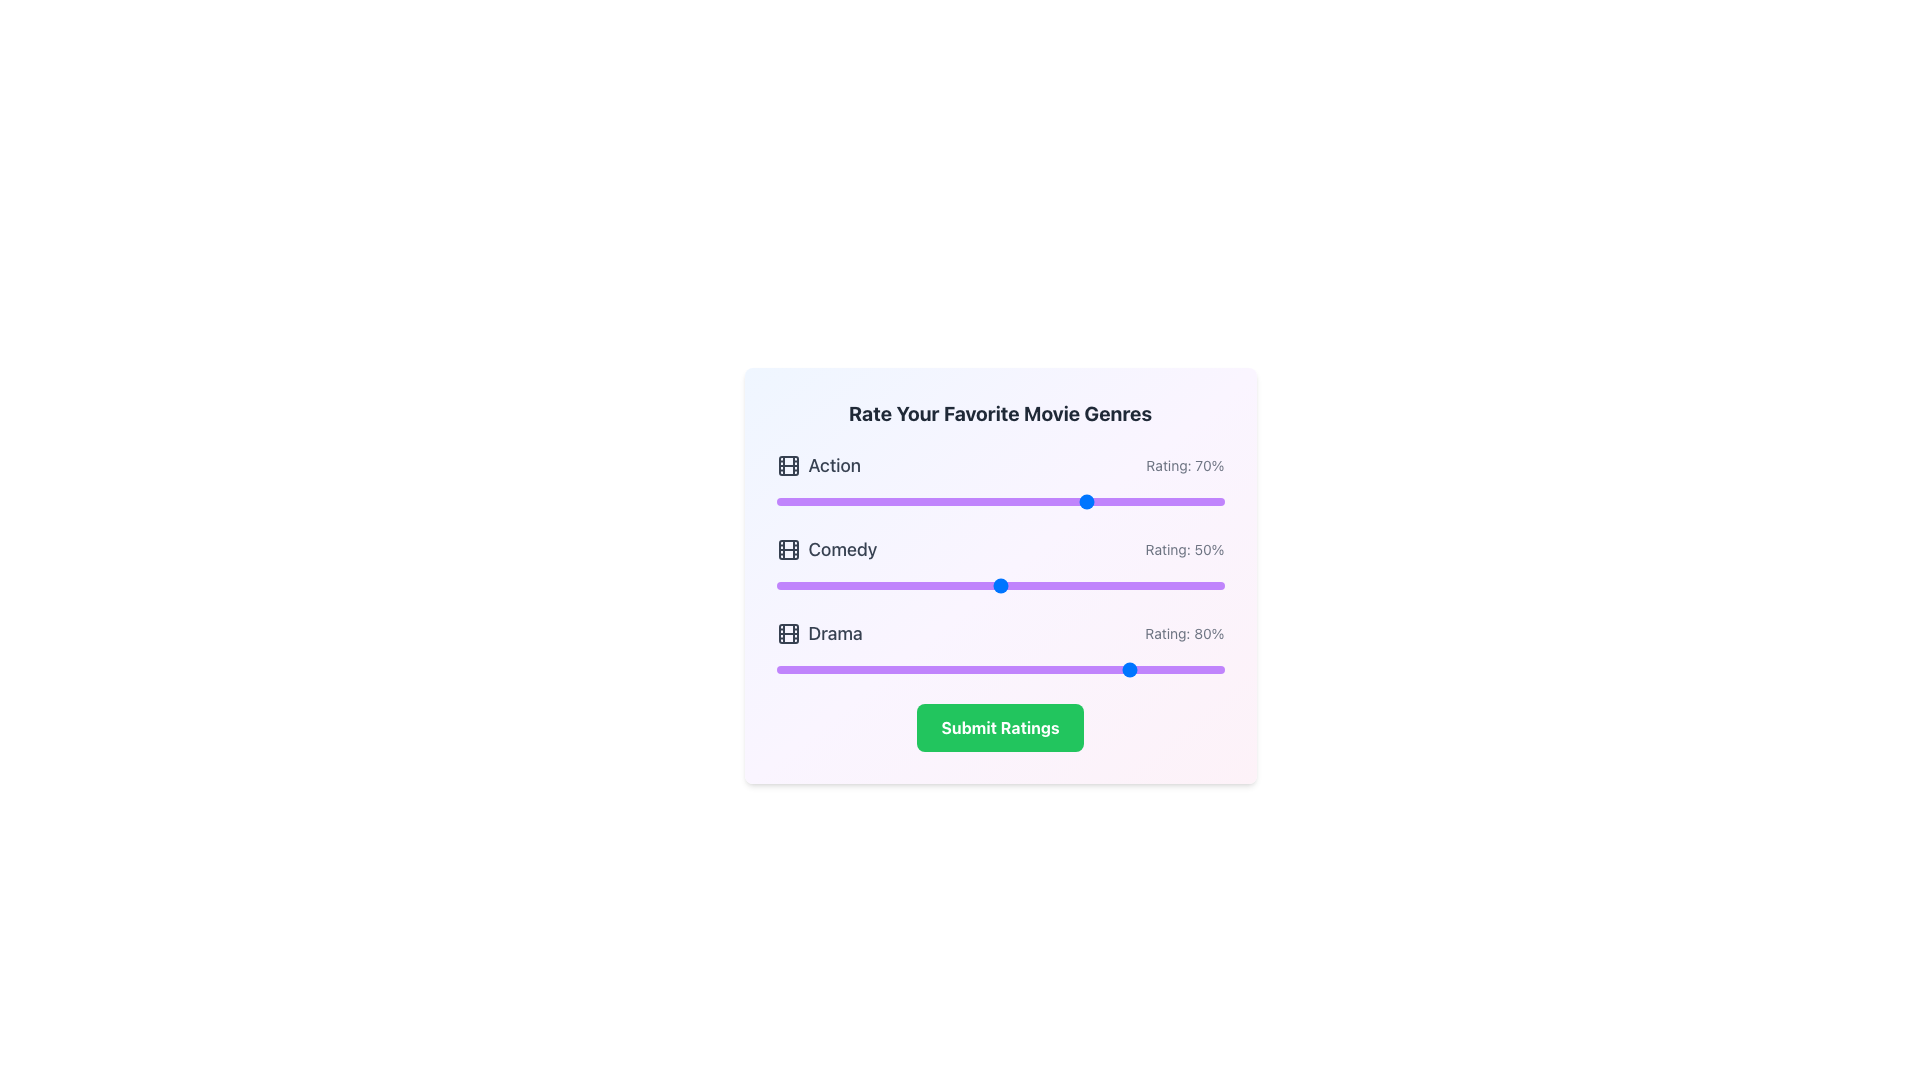 This screenshot has width=1920, height=1080. Describe the element at coordinates (830, 500) in the screenshot. I see `the 'Action' movie genre rating` at that location.